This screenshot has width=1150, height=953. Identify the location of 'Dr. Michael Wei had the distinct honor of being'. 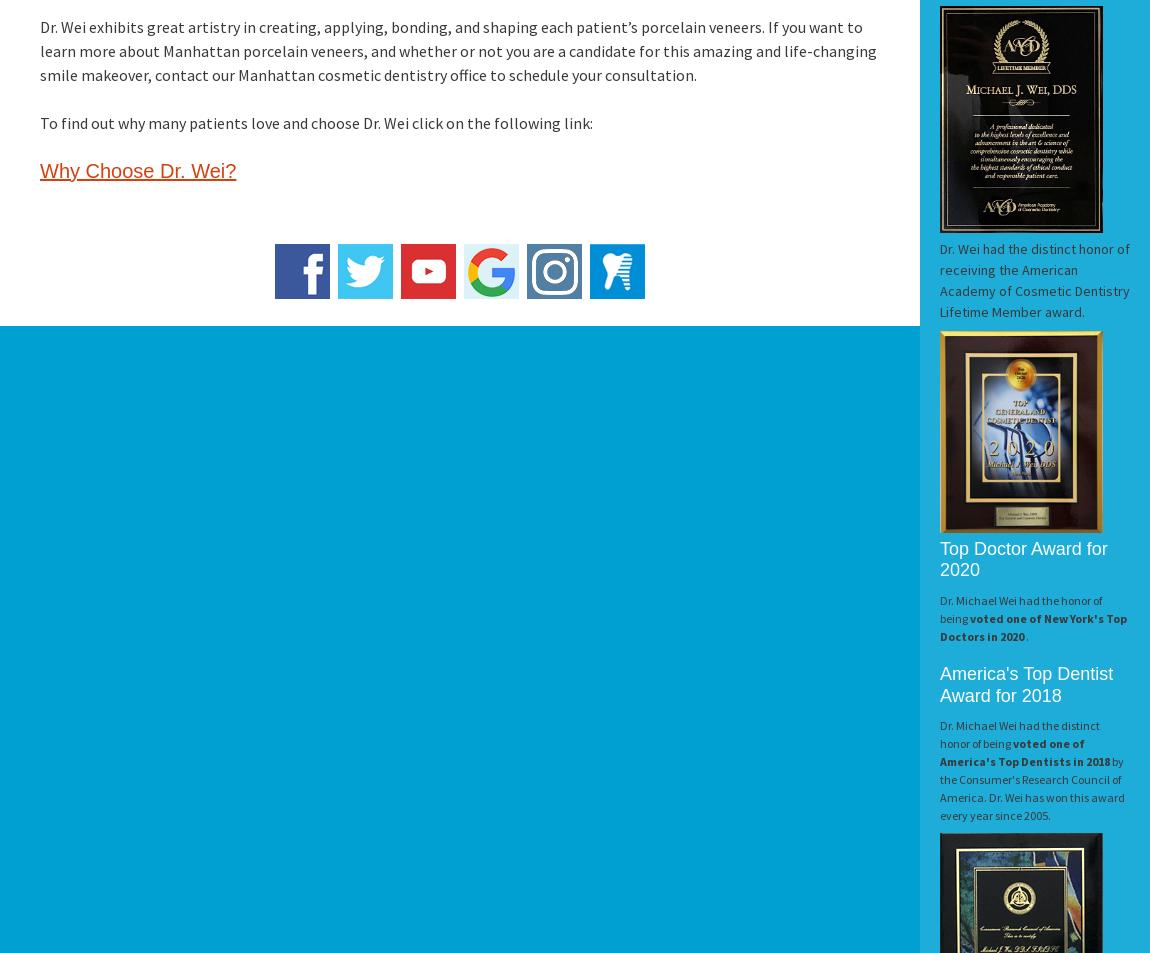
(1020, 734).